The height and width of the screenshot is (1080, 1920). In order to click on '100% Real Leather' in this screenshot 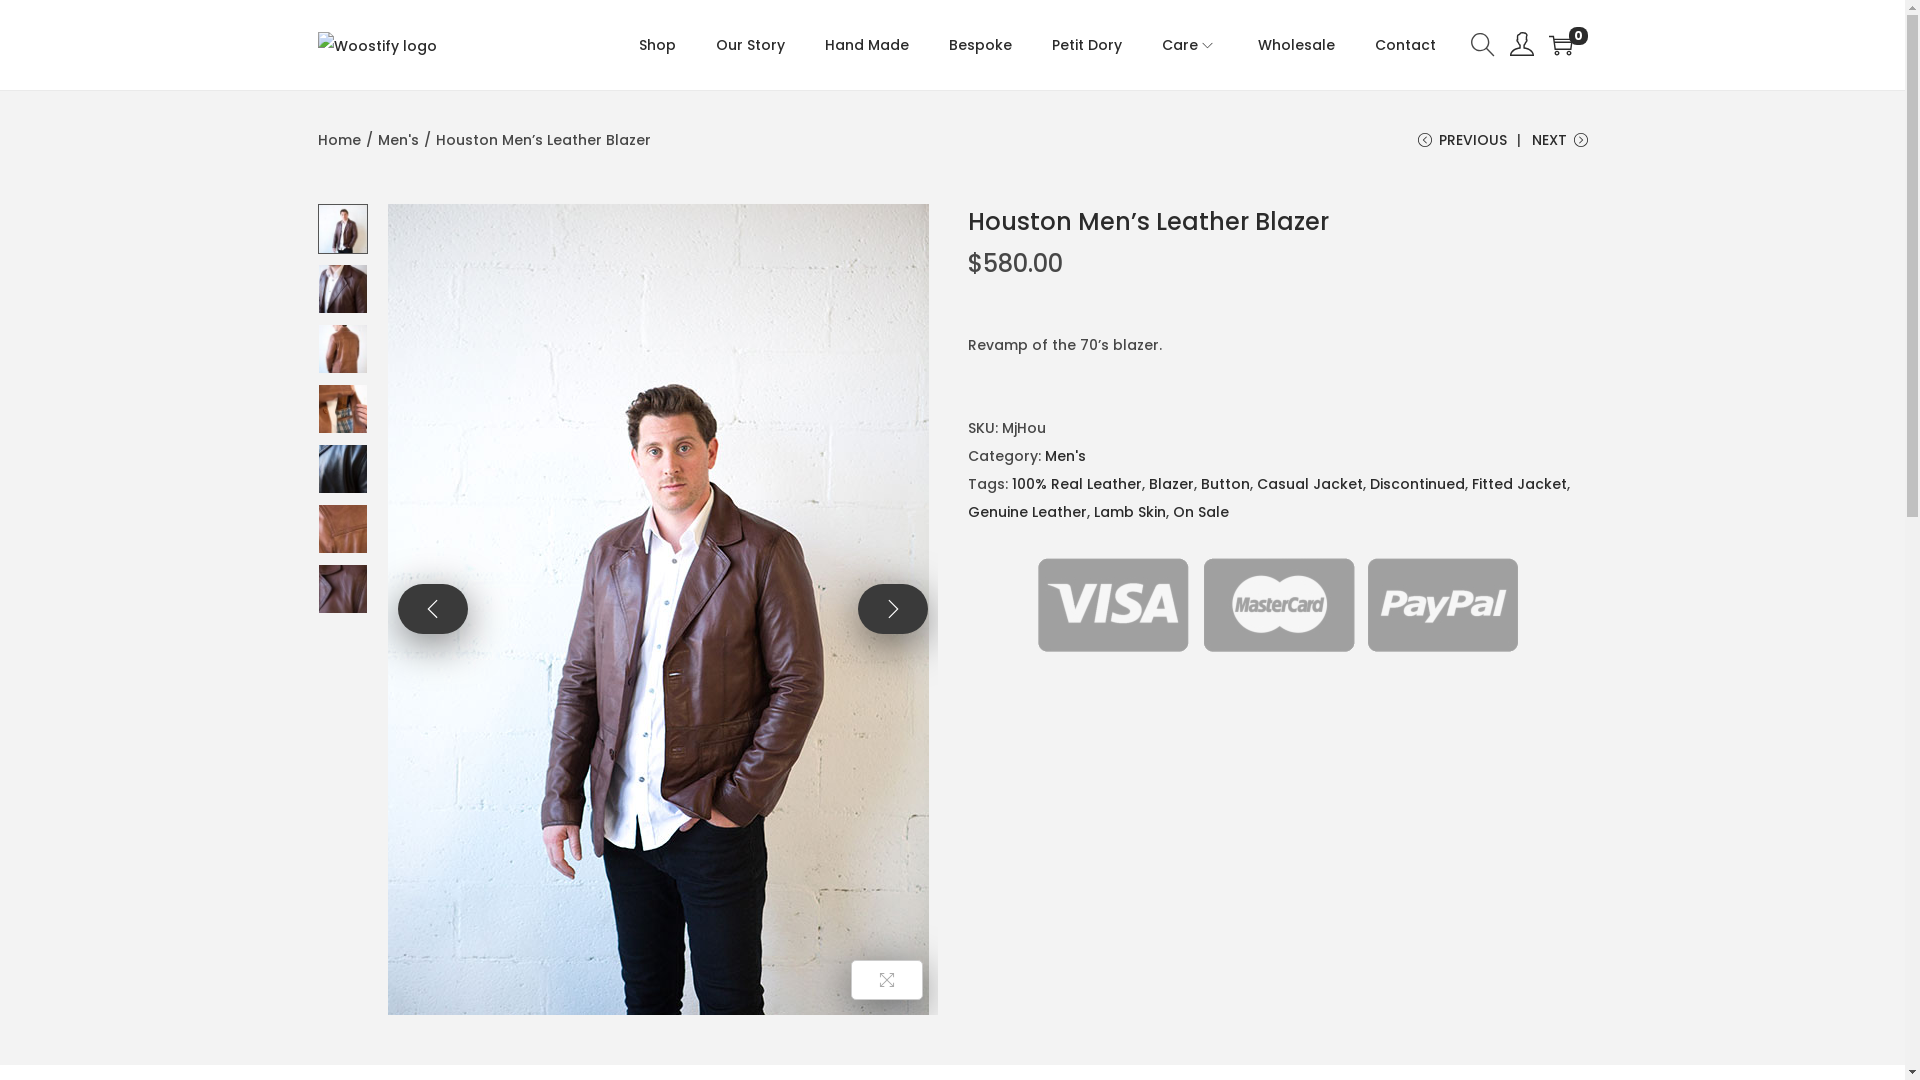, I will do `click(1075, 483)`.